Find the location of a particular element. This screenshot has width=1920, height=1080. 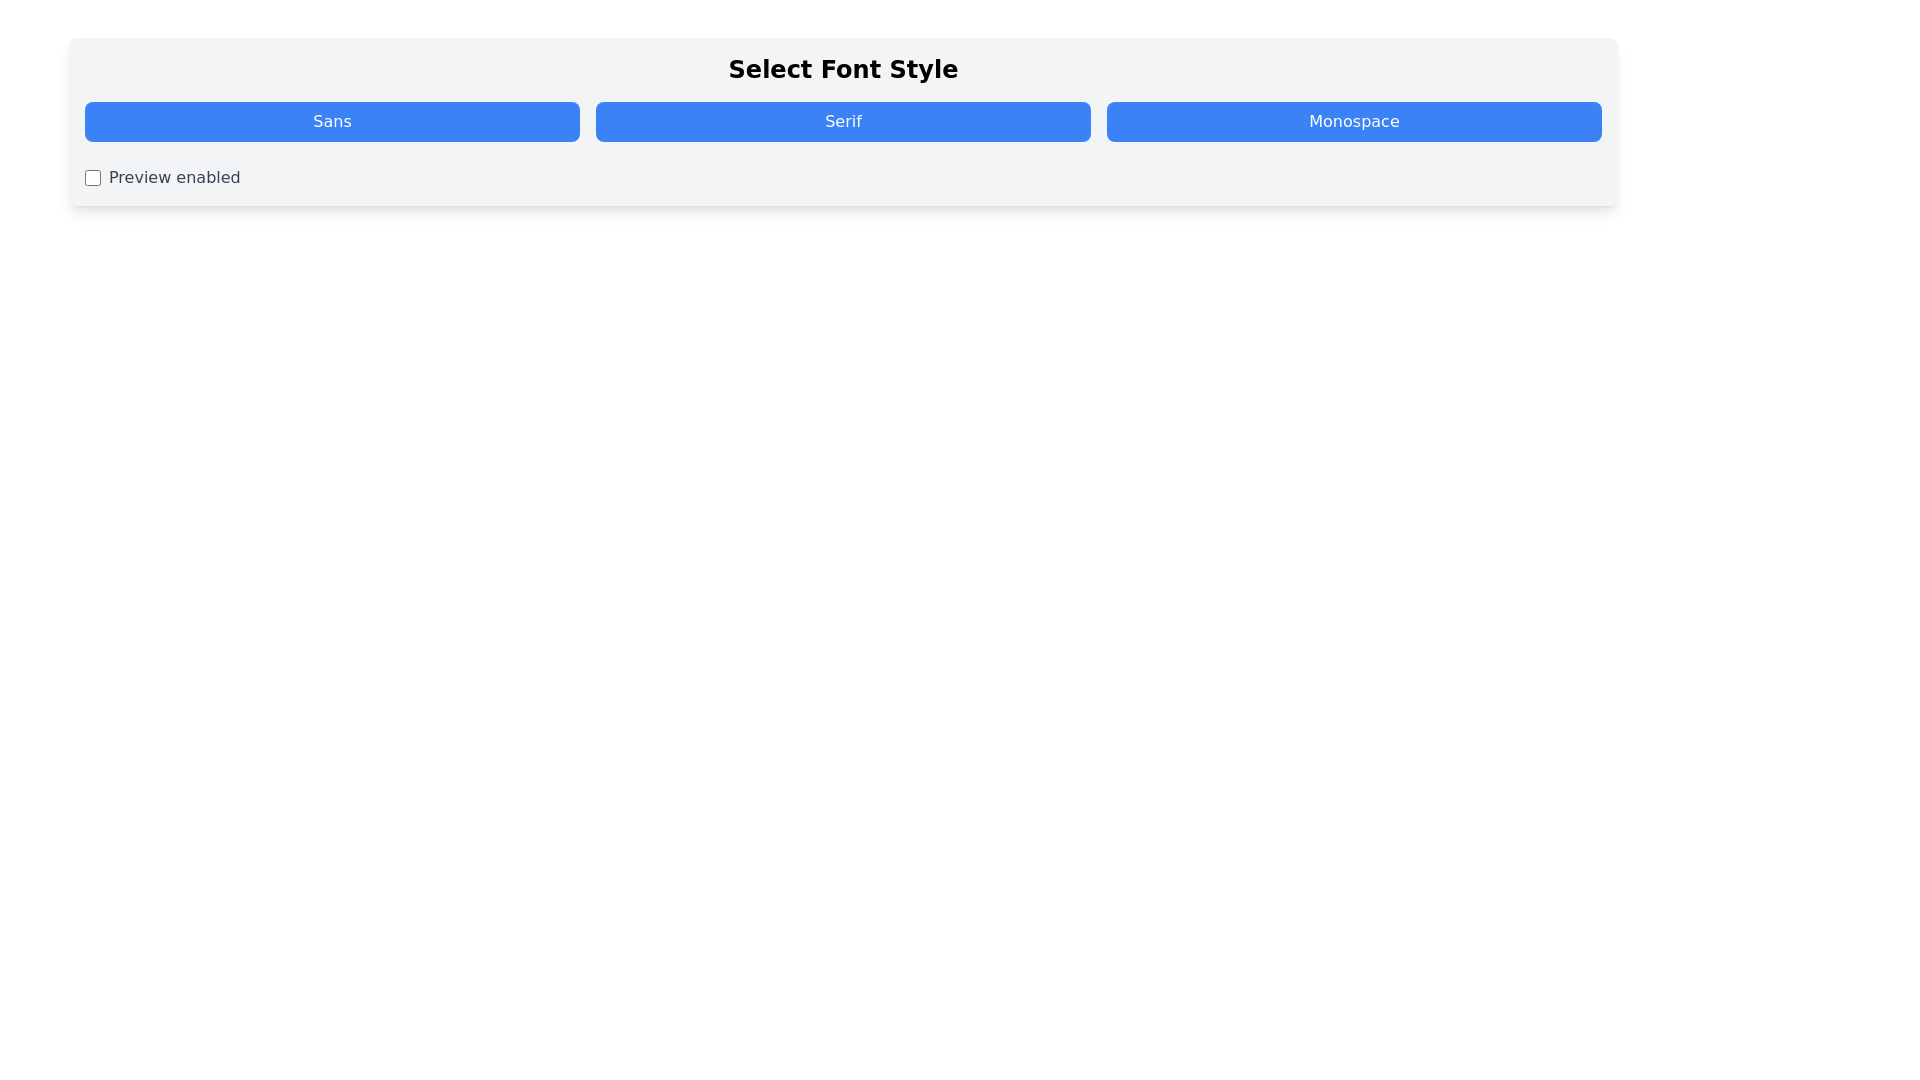

the 'Serif' font style button, which is the second button in a row labeled 'Sans', 'Serif', and 'Monospace' is located at coordinates (843, 122).